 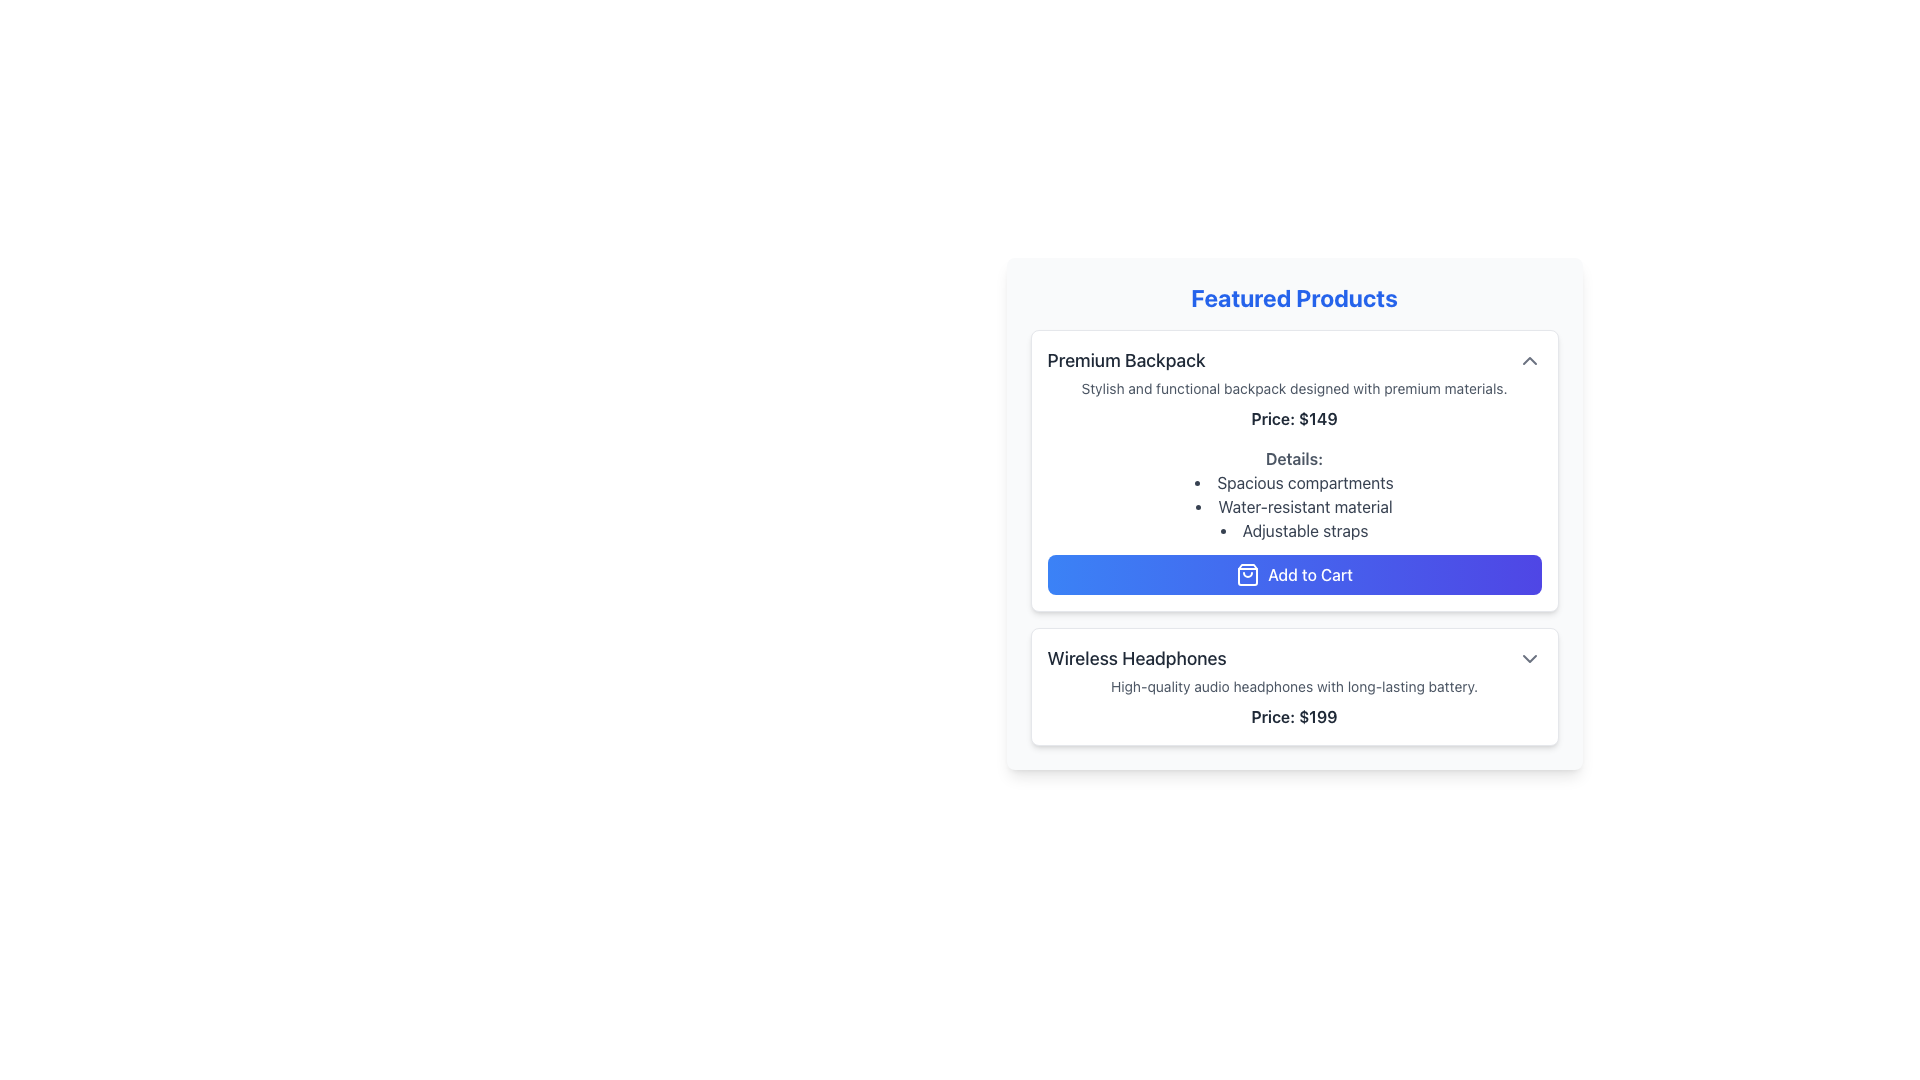 I want to click on the text element that informs users about a specific feature of the 'Premium Backpack' in the 'Featured Products' section, so click(x=1294, y=505).